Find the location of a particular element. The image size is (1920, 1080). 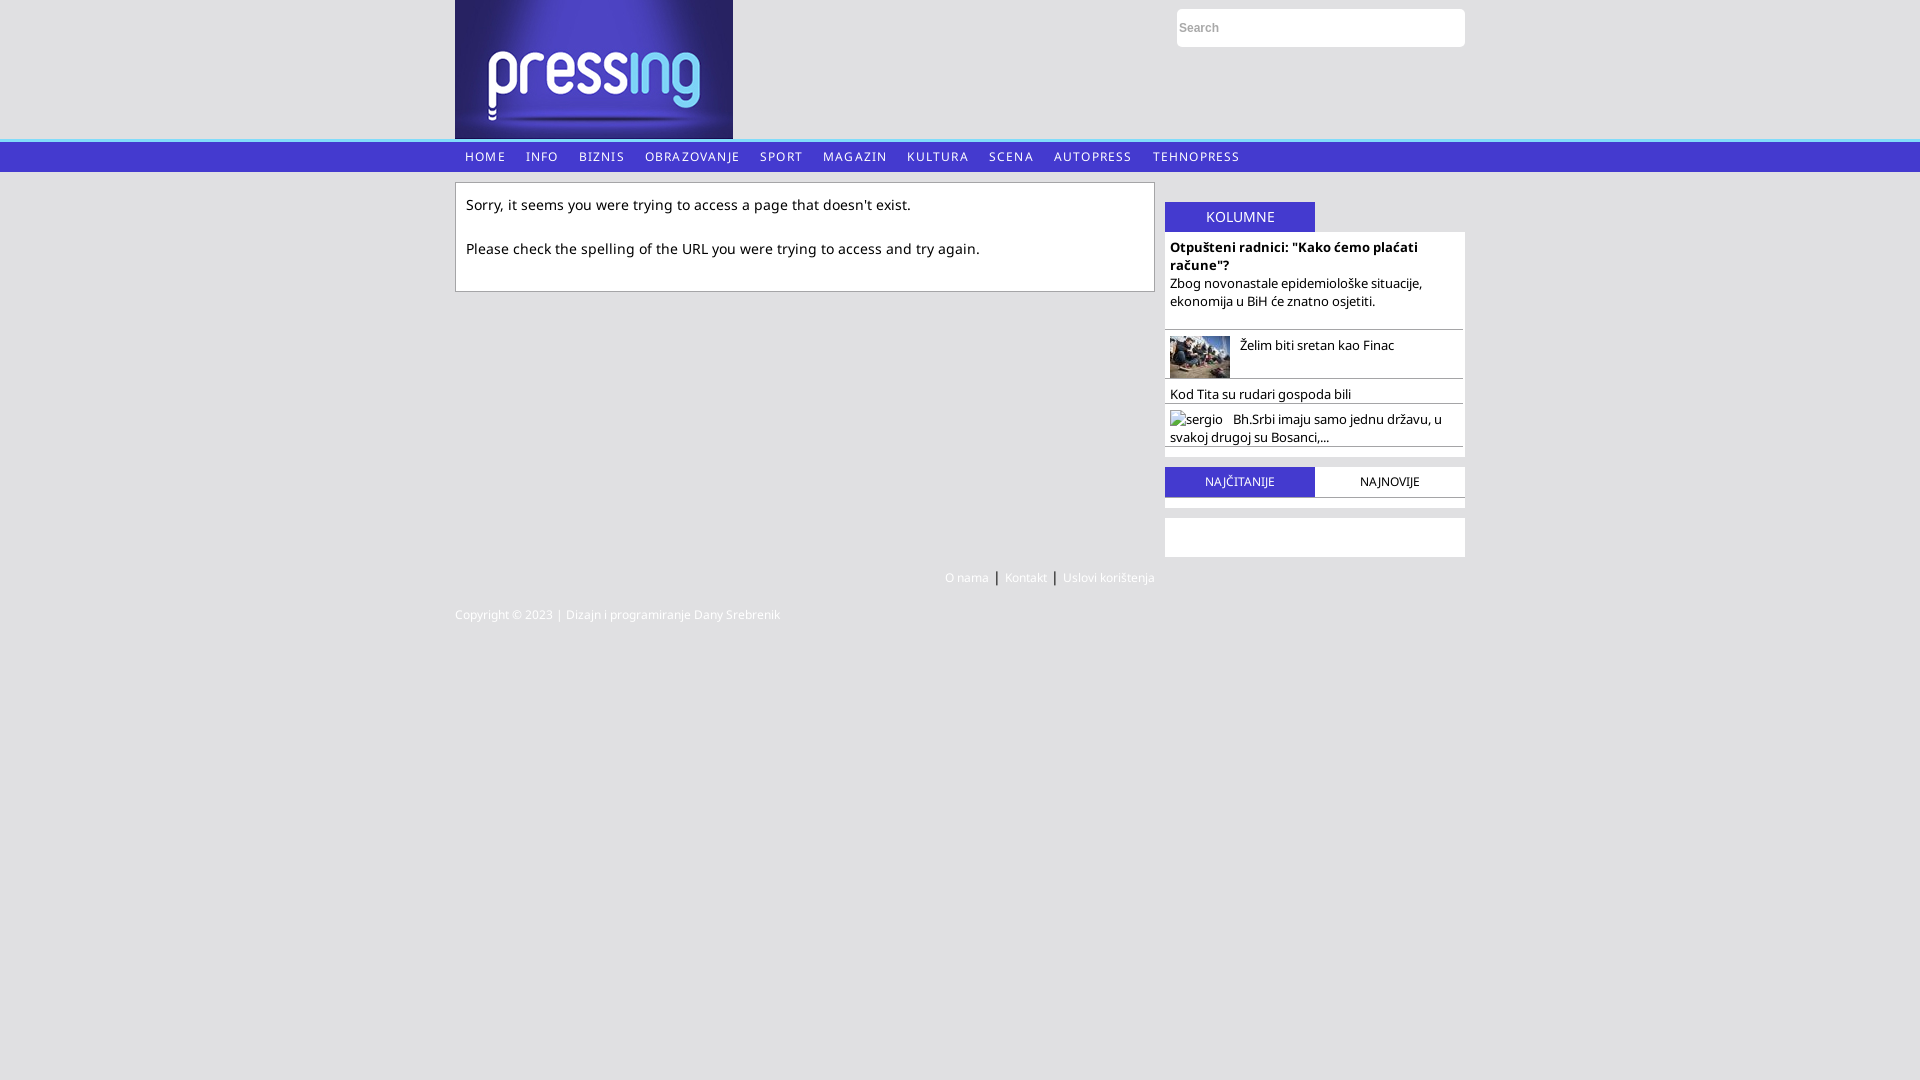

'AUTOPRESS' is located at coordinates (1092, 156).